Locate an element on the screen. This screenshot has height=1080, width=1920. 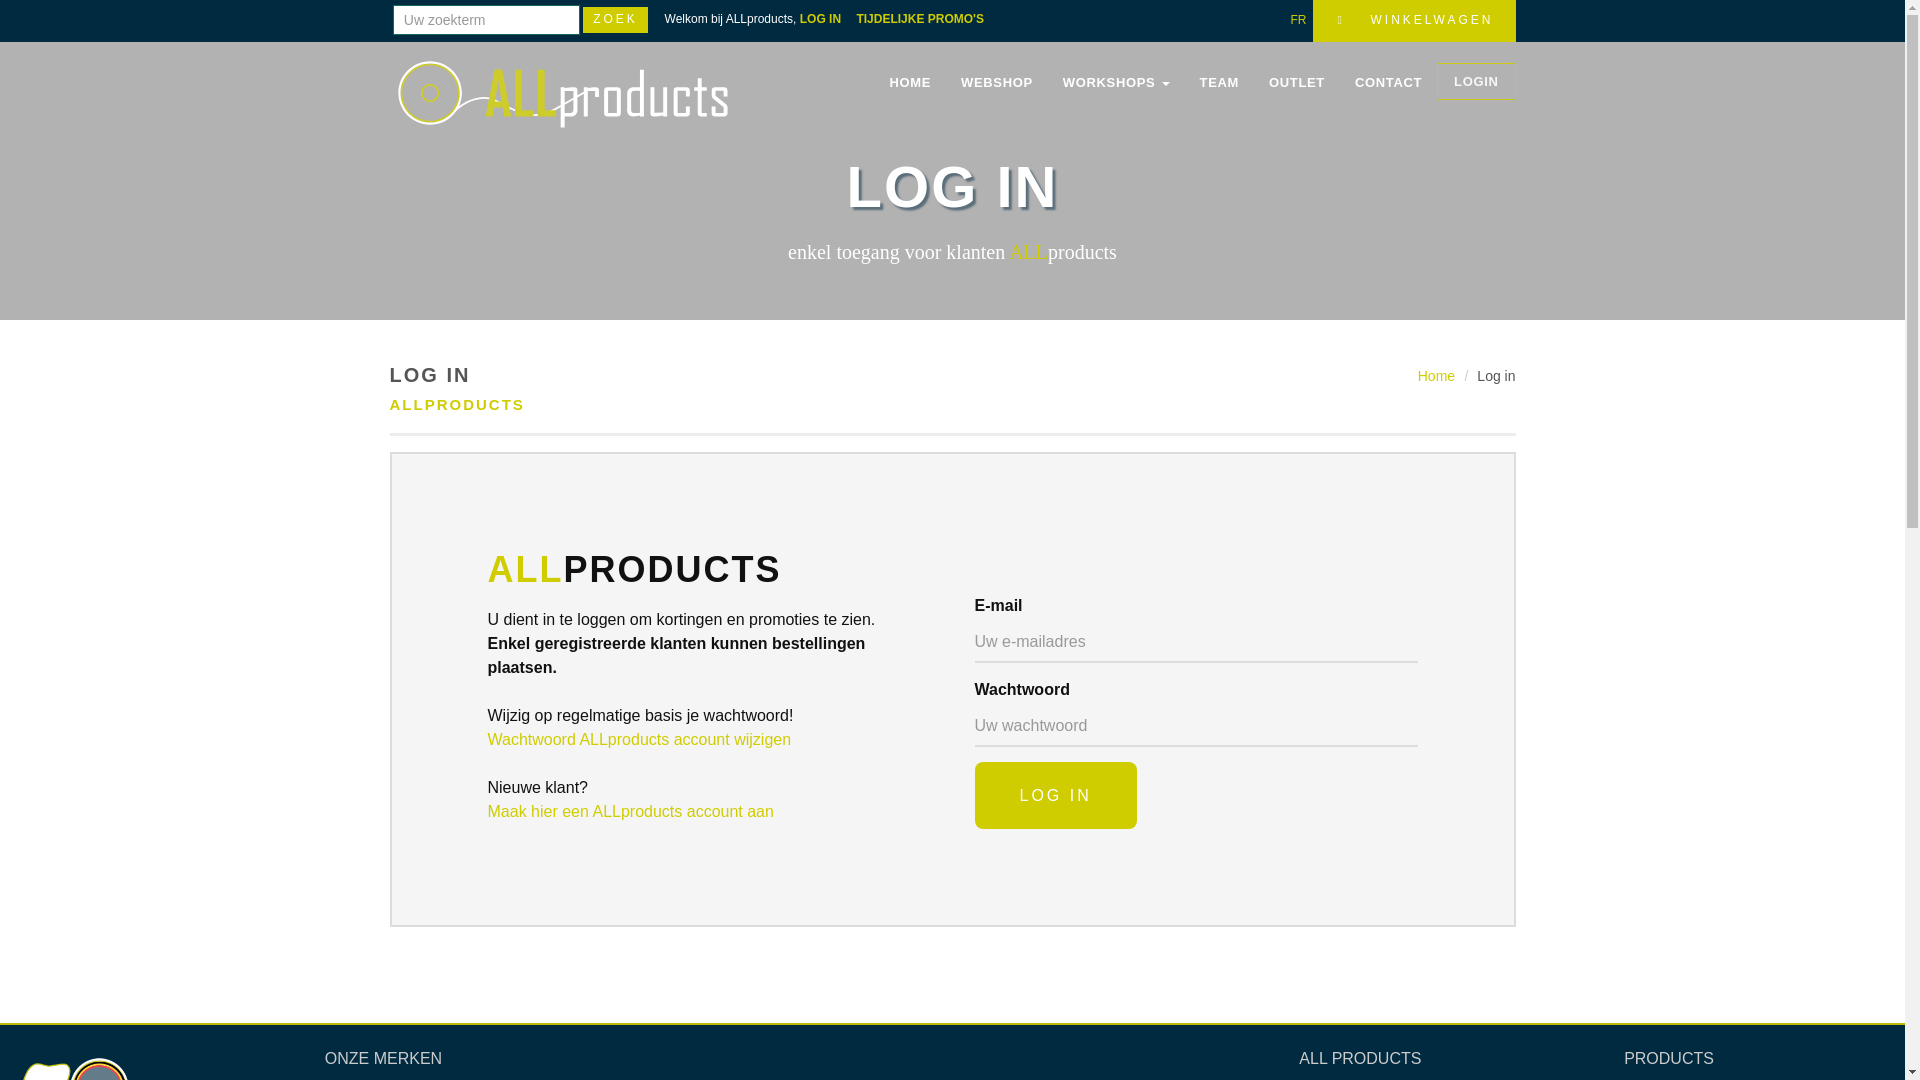
'Home' is located at coordinates (1435, 375).